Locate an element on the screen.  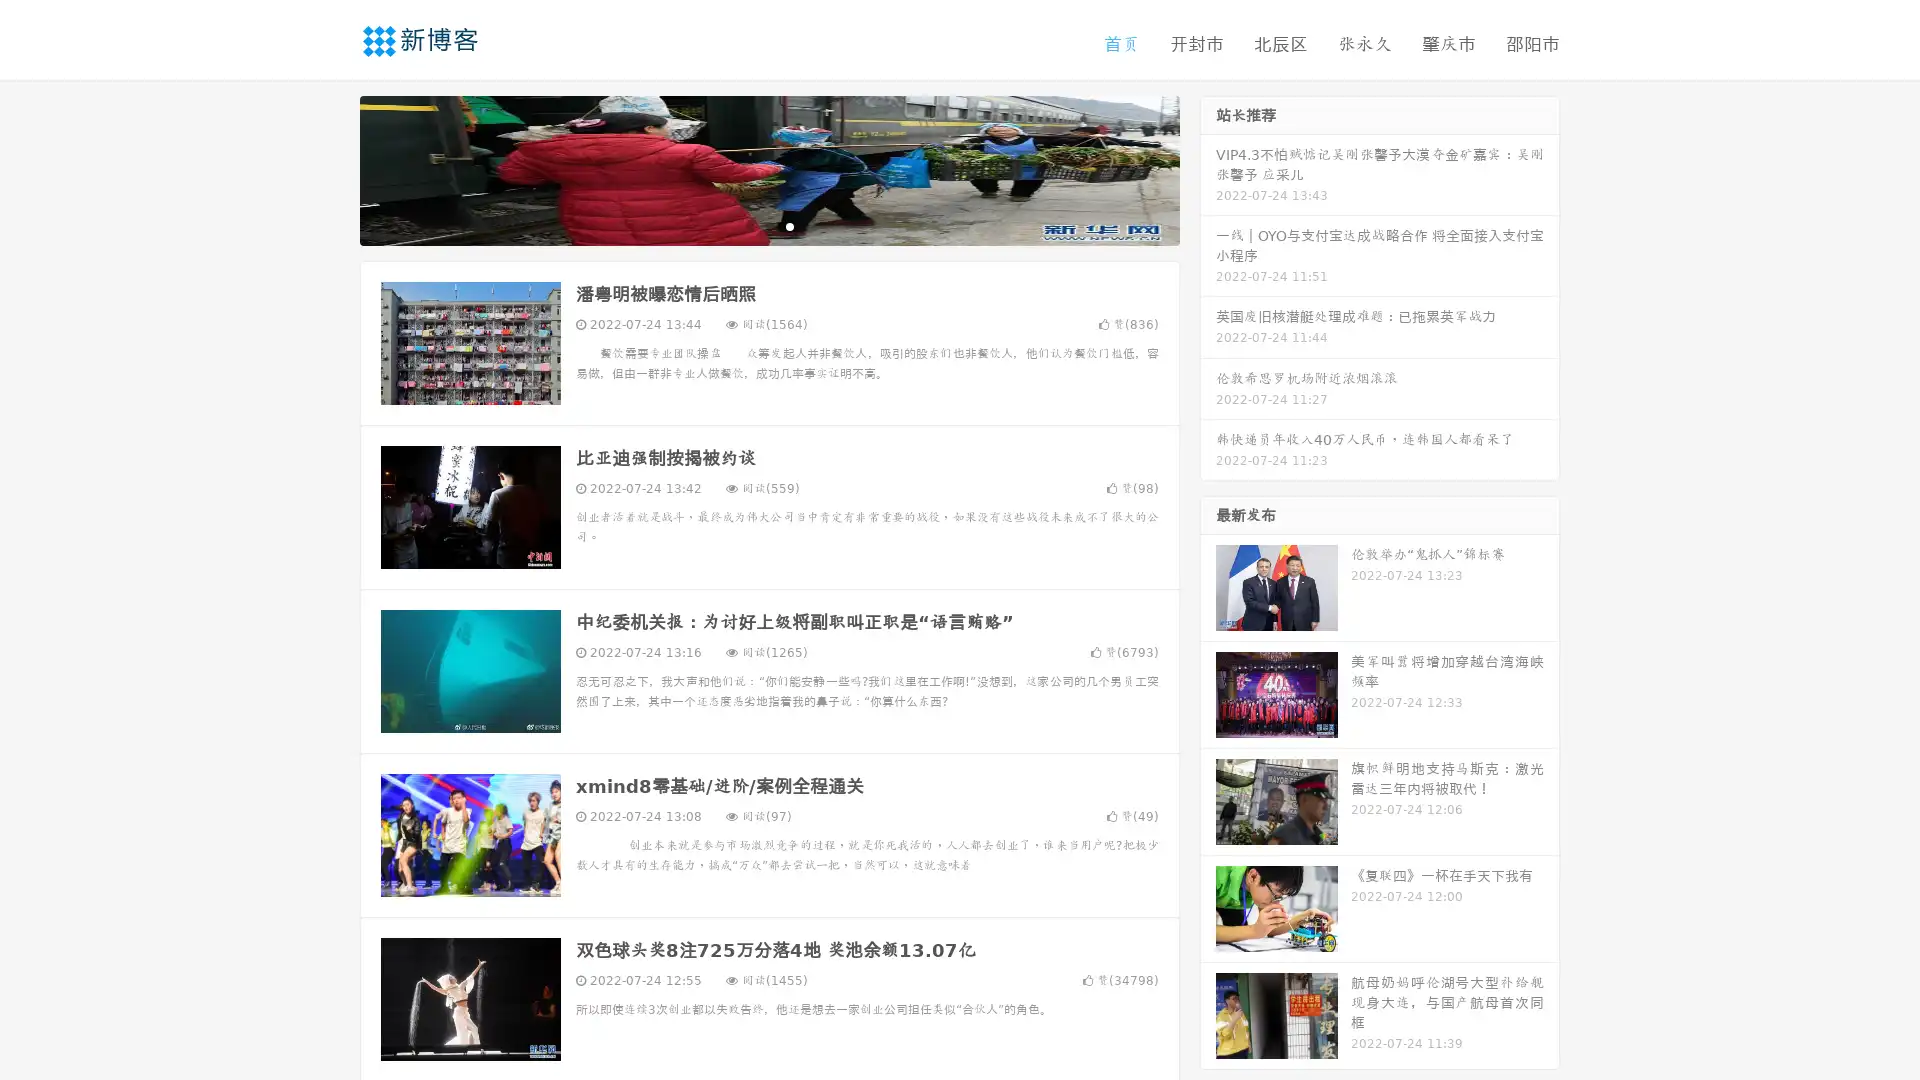
Go to slide 3 is located at coordinates (789, 225).